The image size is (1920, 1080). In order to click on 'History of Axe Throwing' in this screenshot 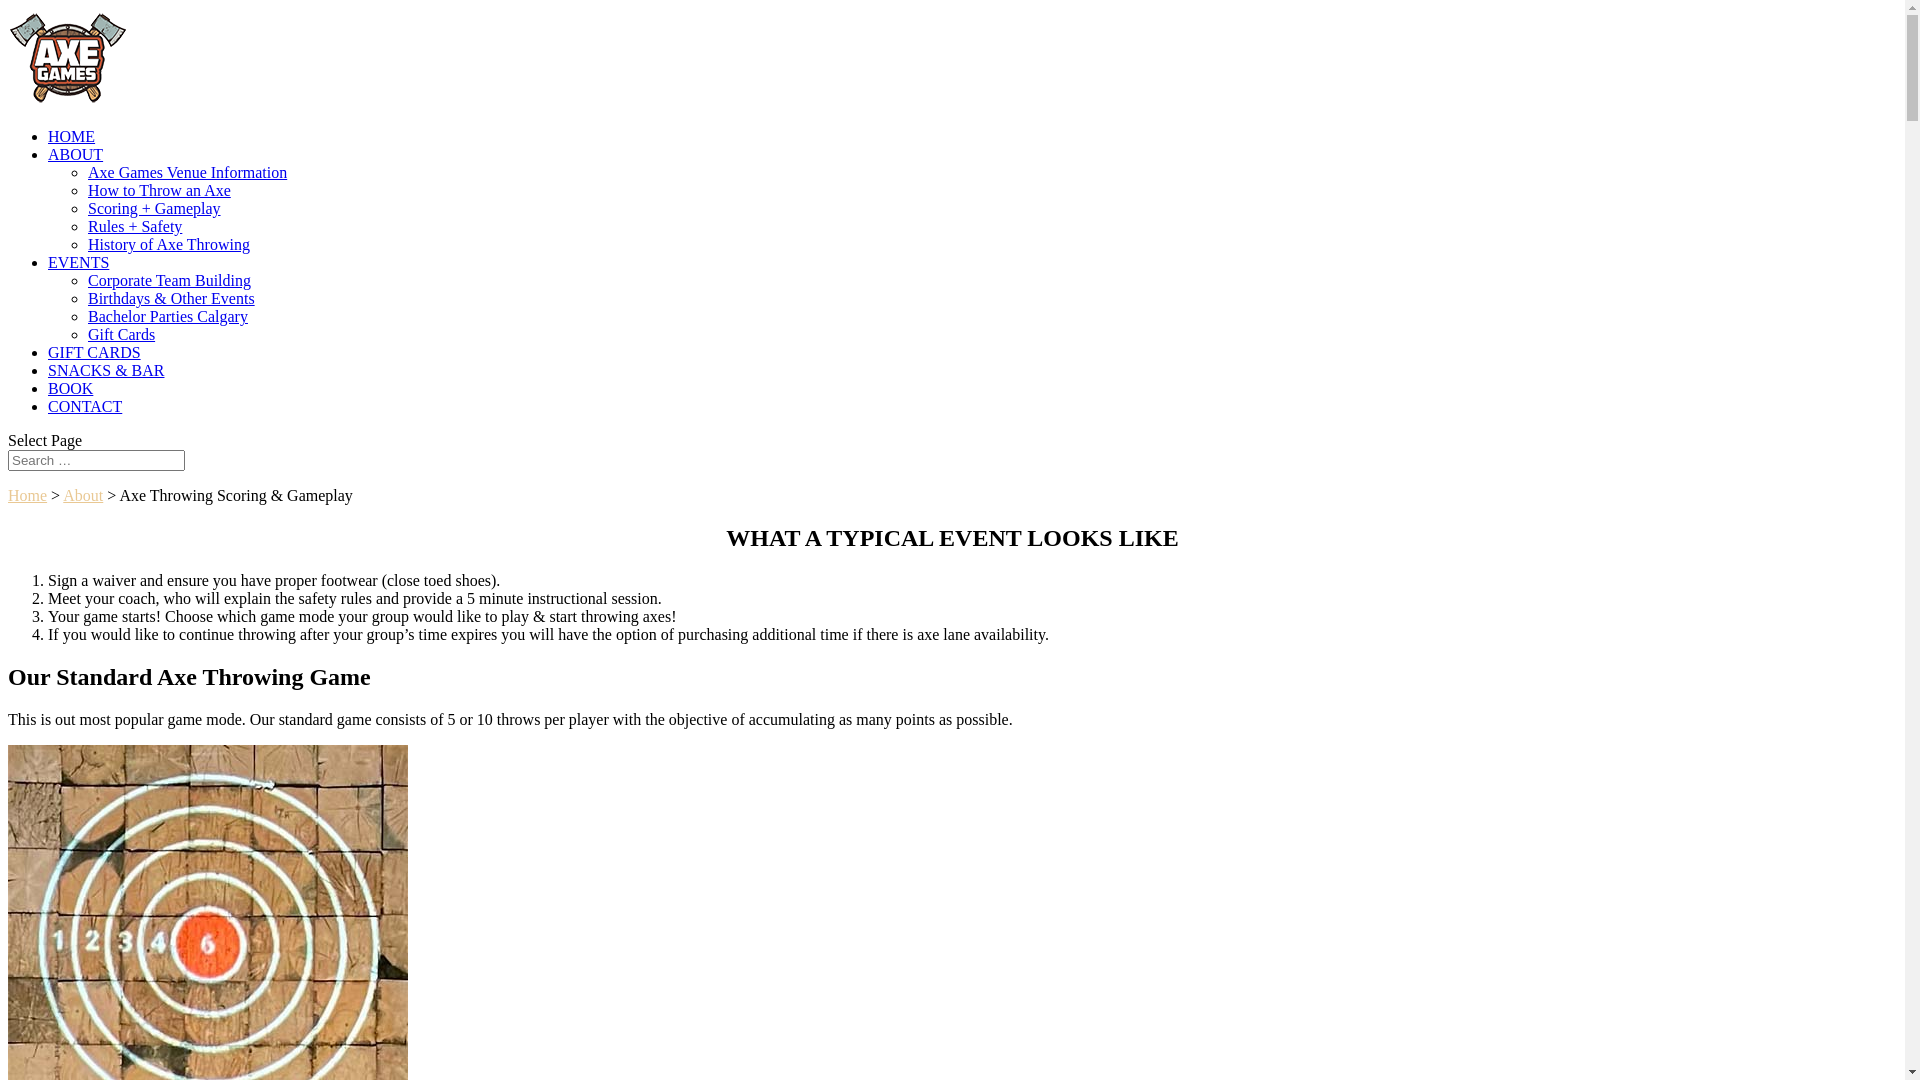, I will do `click(86, 243)`.